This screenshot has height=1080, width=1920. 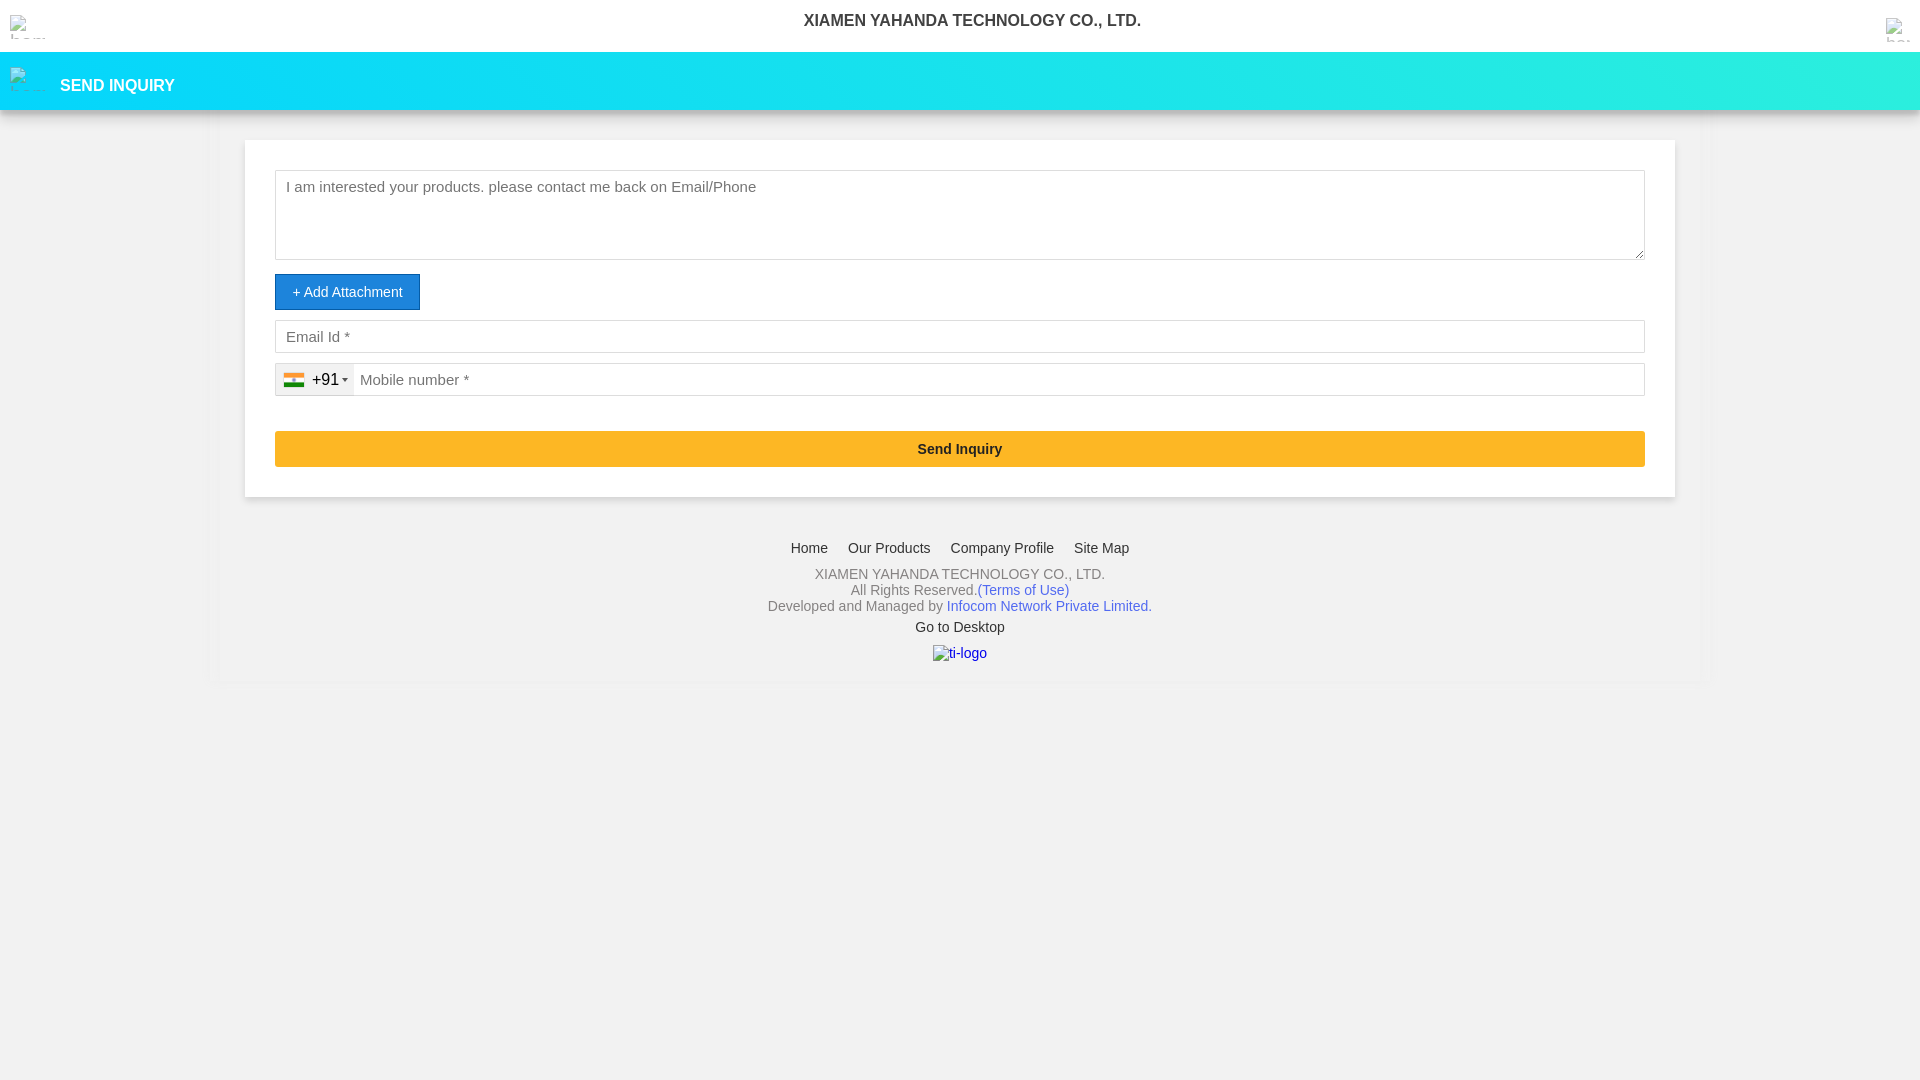 I want to click on 'Go to Desktop', so click(x=960, y=626).